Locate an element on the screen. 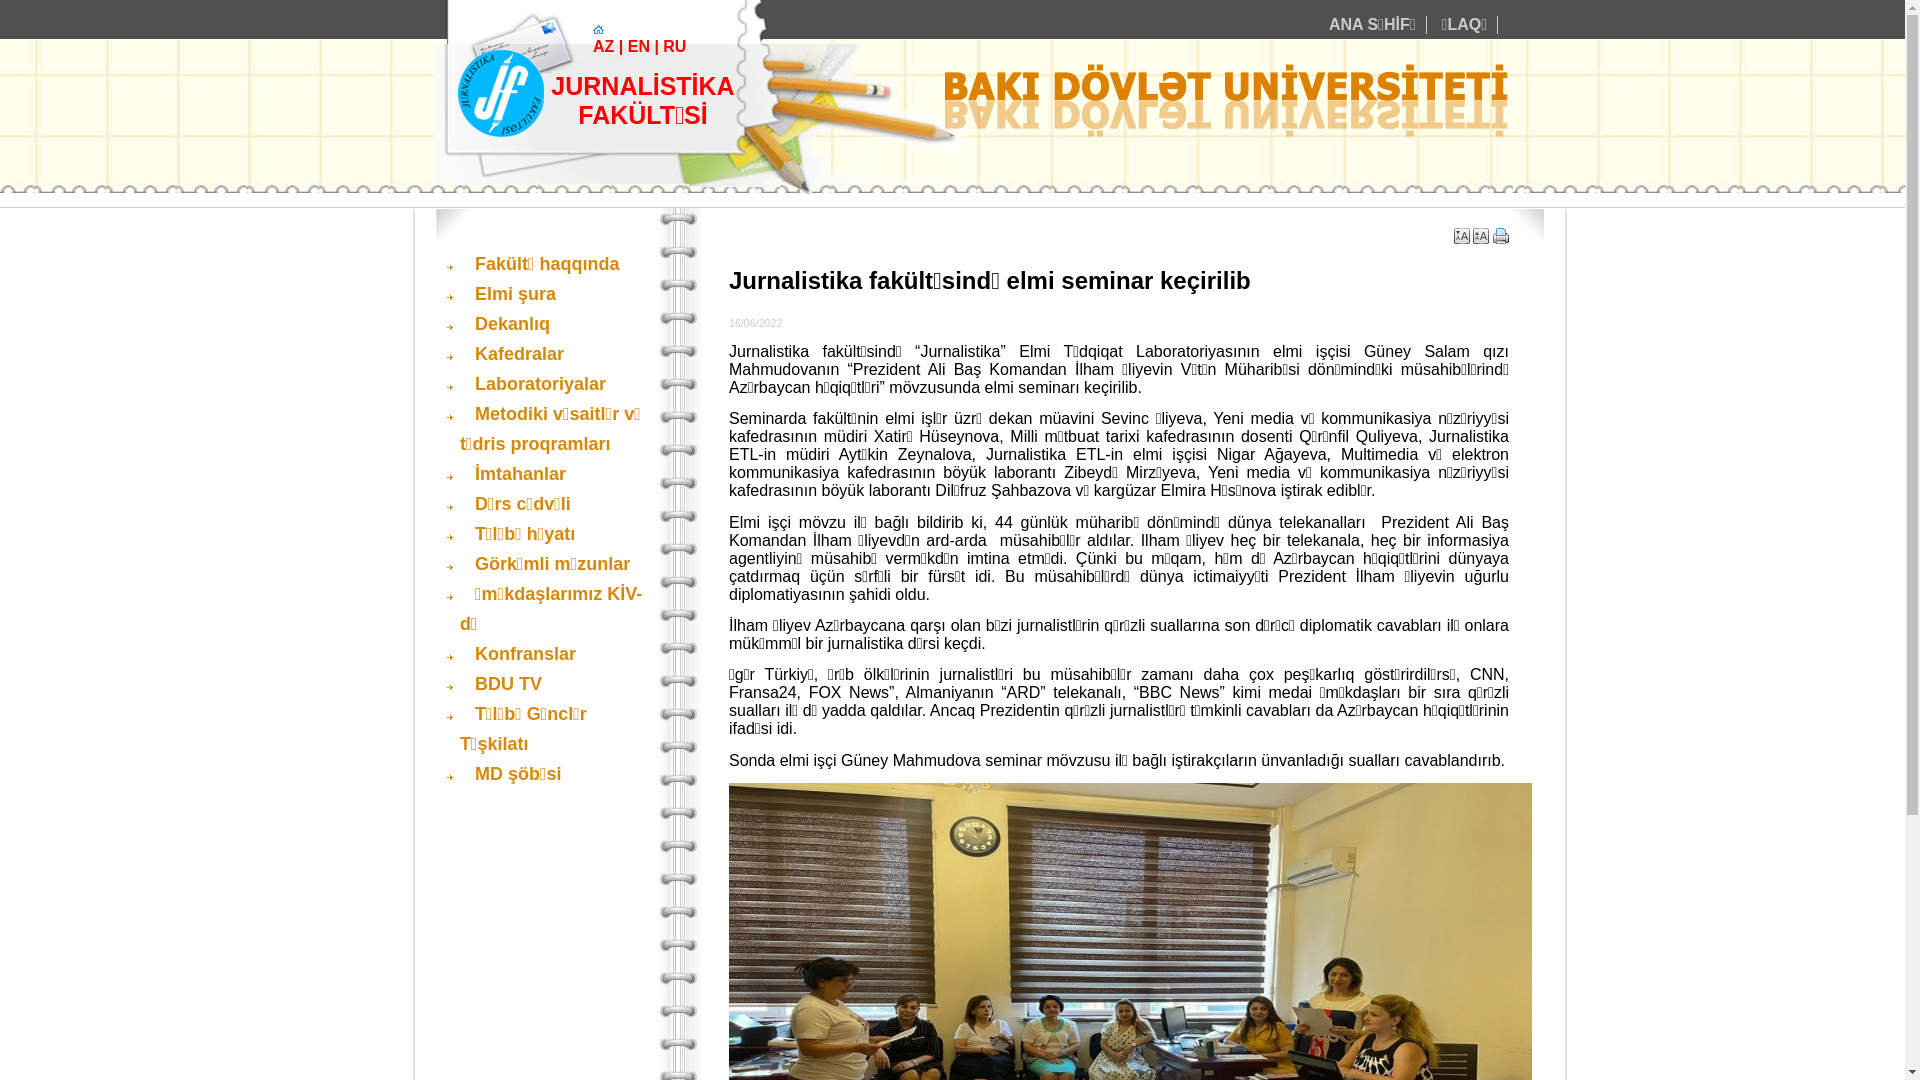 The image size is (1920, 1080). 'AZ' is located at coordinates (592, 45).